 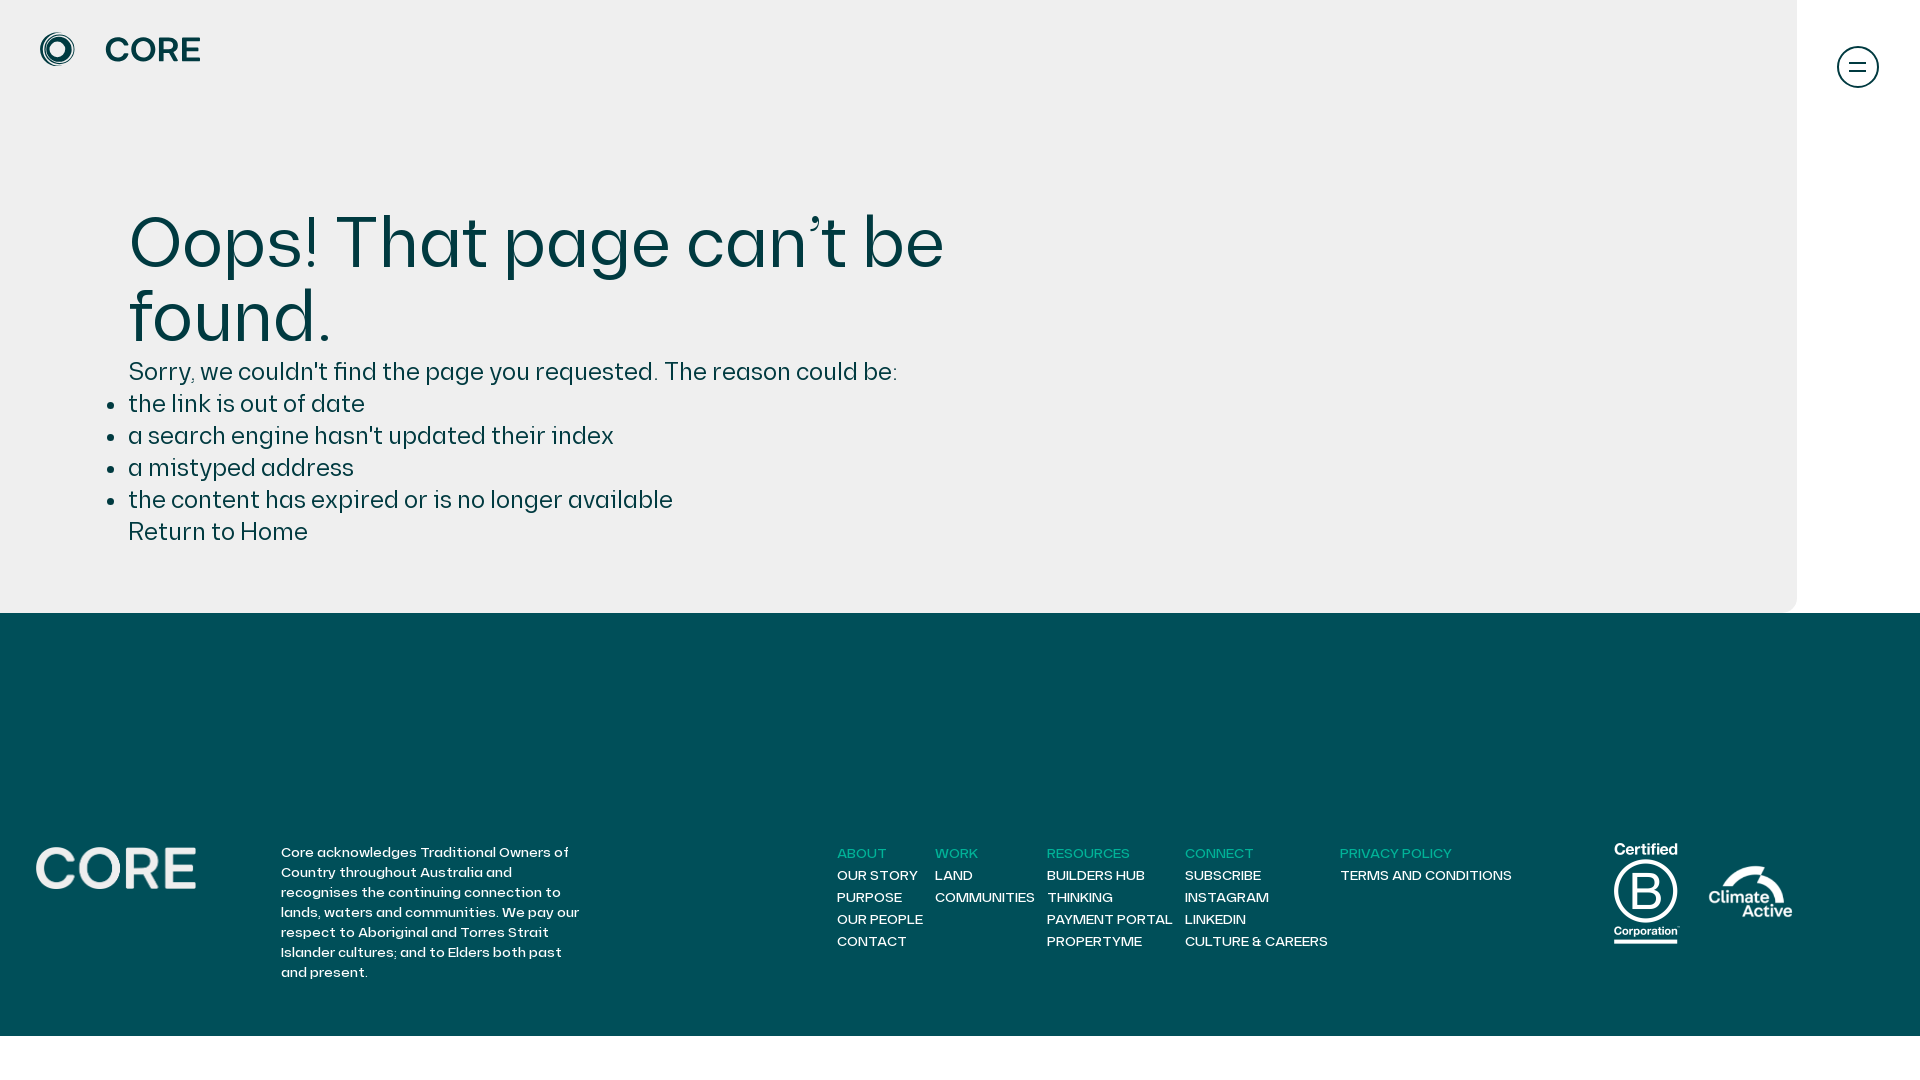 I want to click on 'BUILDERS HUB', so click(x=1094, y=874).